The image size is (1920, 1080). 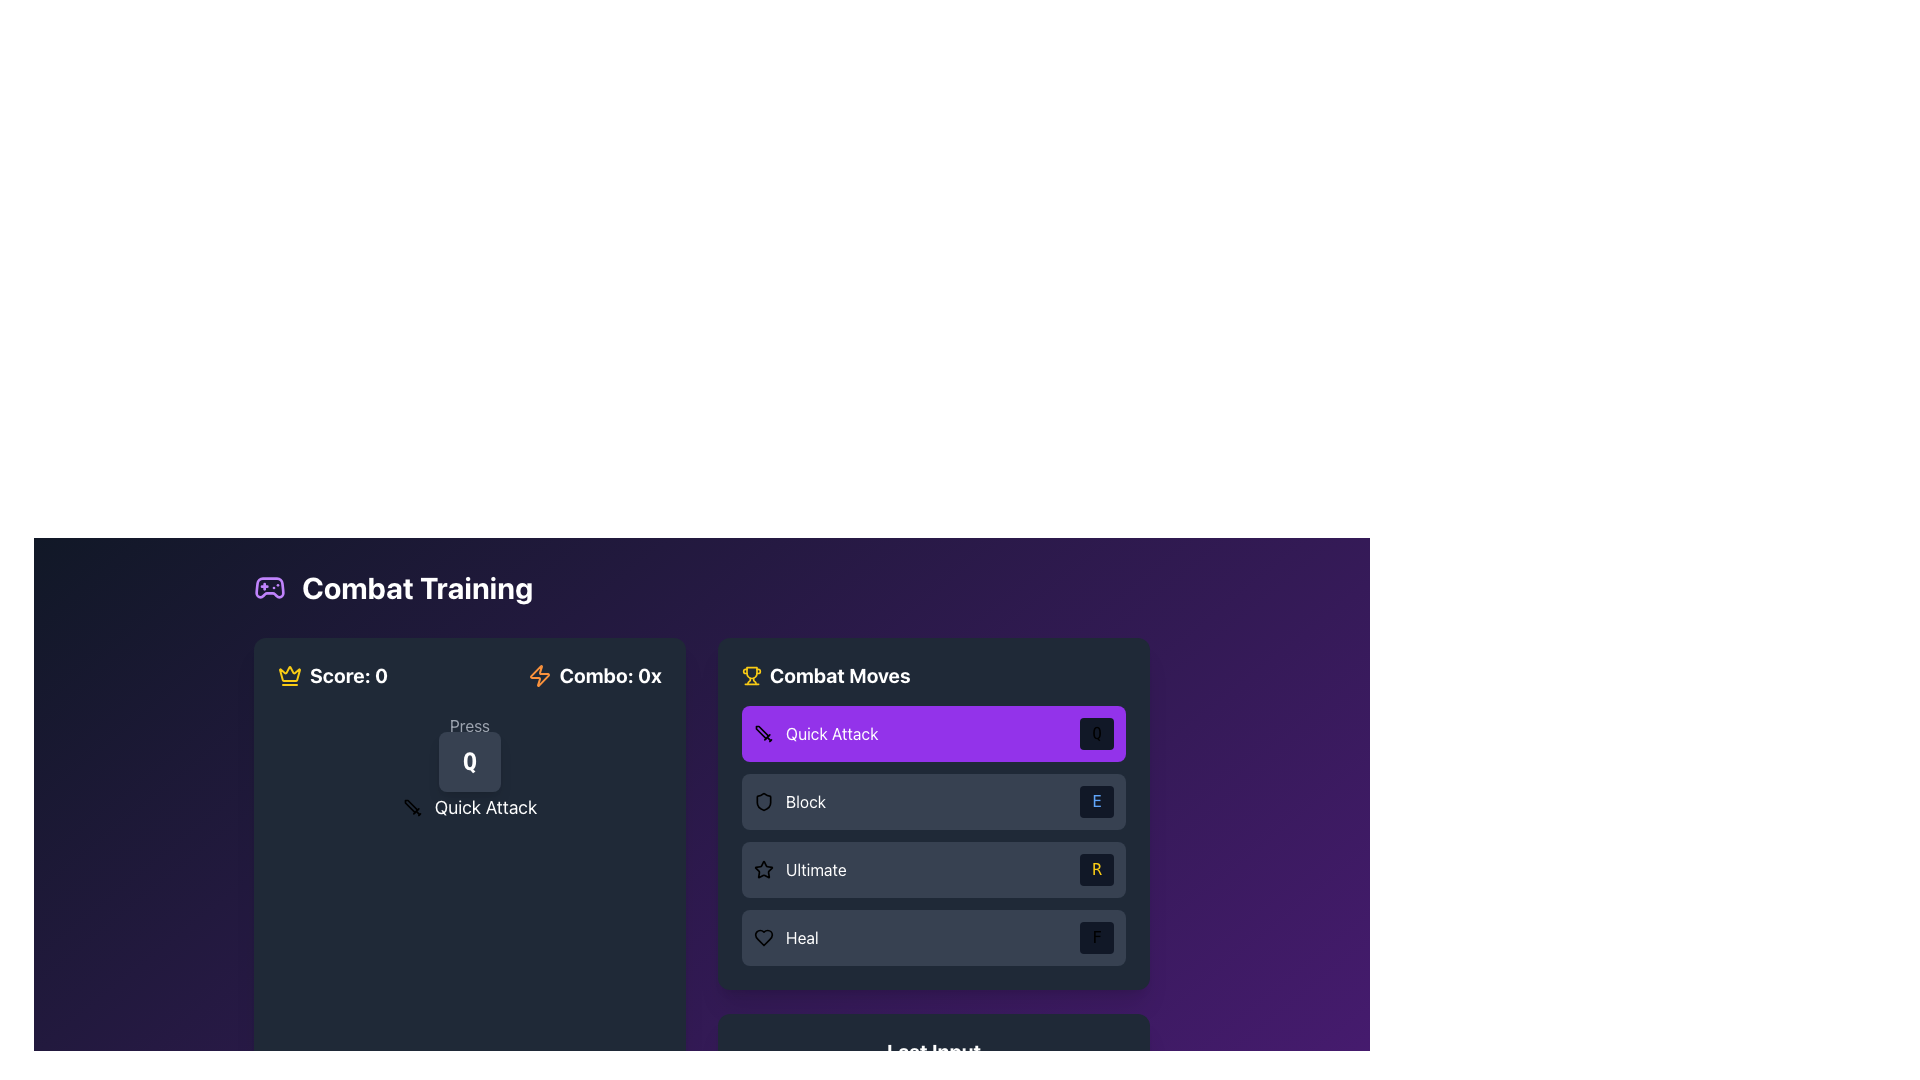 I want to click on the icon in the Composite component that instructs the user to press the 'Q' key for 'Quick Attack', located in the 'Combat Training' panel beneath 'Score: 0' and 'Combo: 0x', so click(x=469, y=766).